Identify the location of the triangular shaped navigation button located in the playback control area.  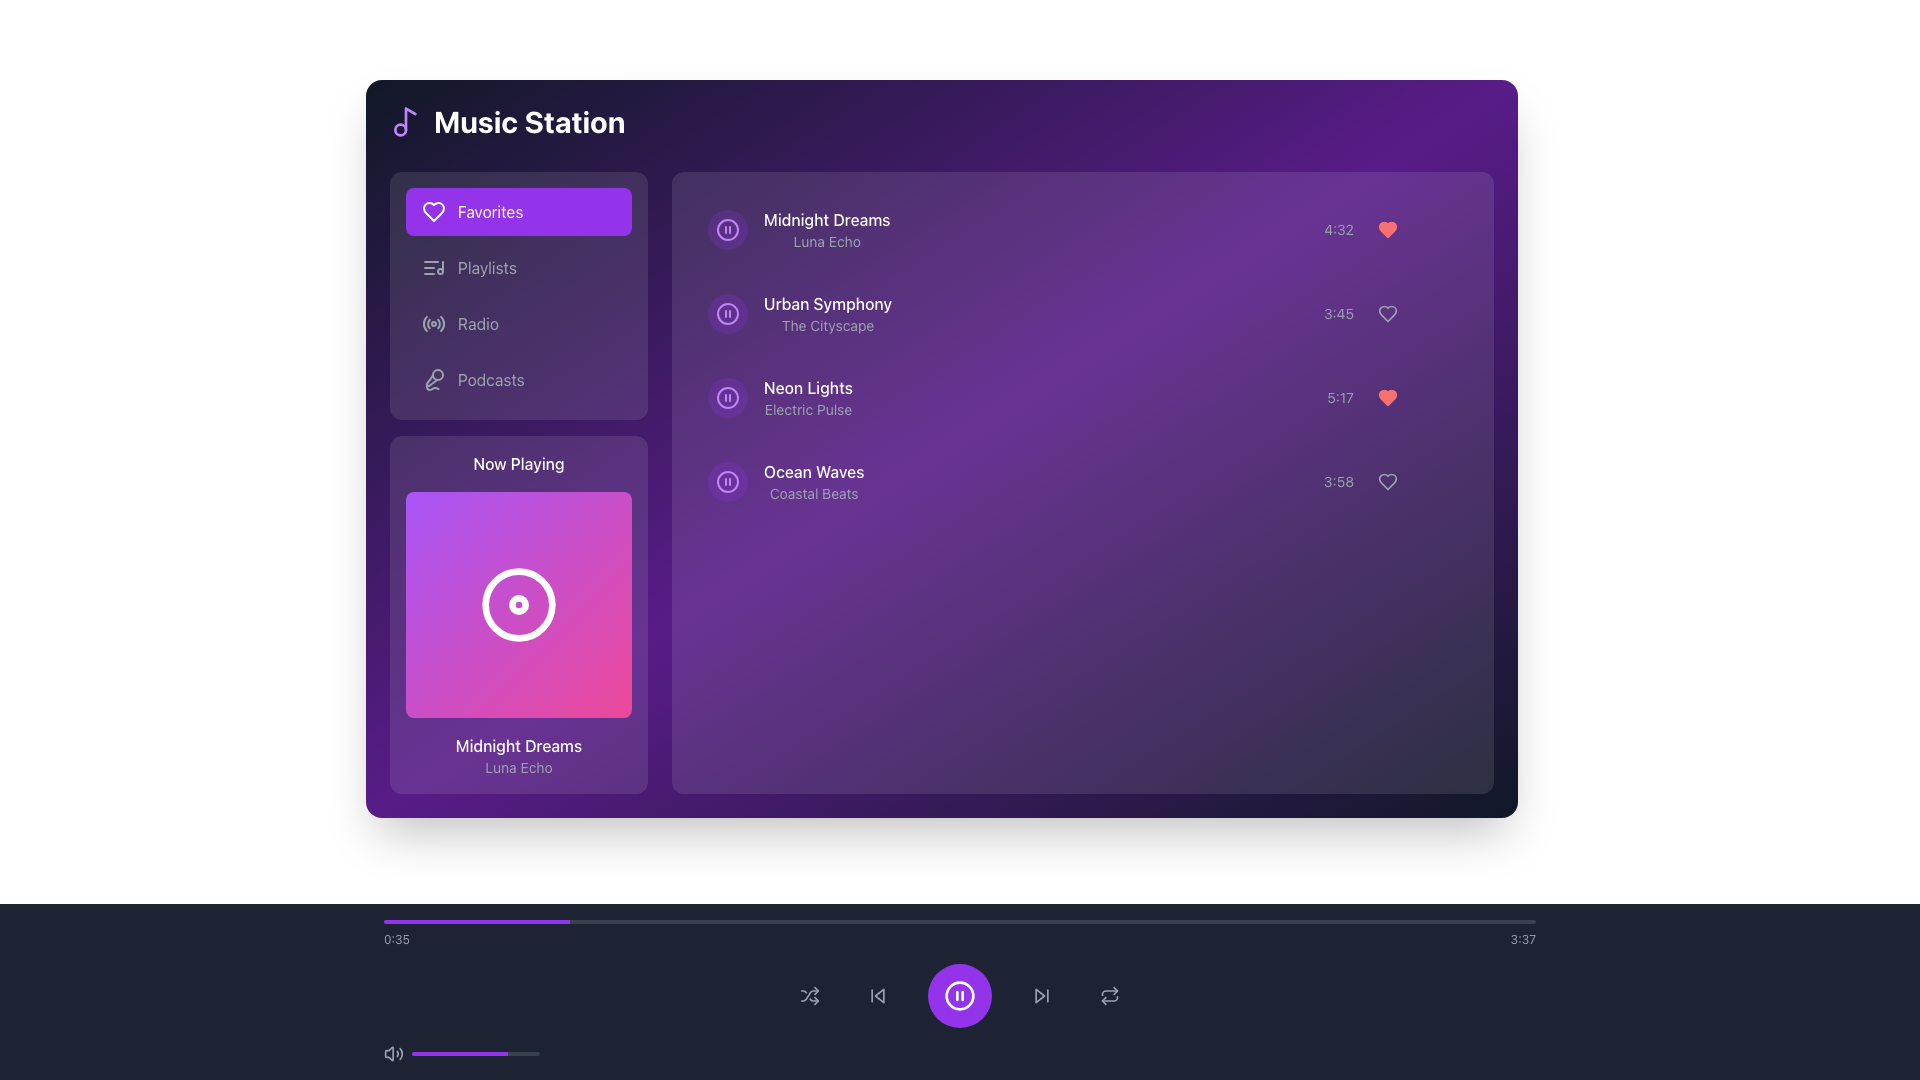
(879, 995).